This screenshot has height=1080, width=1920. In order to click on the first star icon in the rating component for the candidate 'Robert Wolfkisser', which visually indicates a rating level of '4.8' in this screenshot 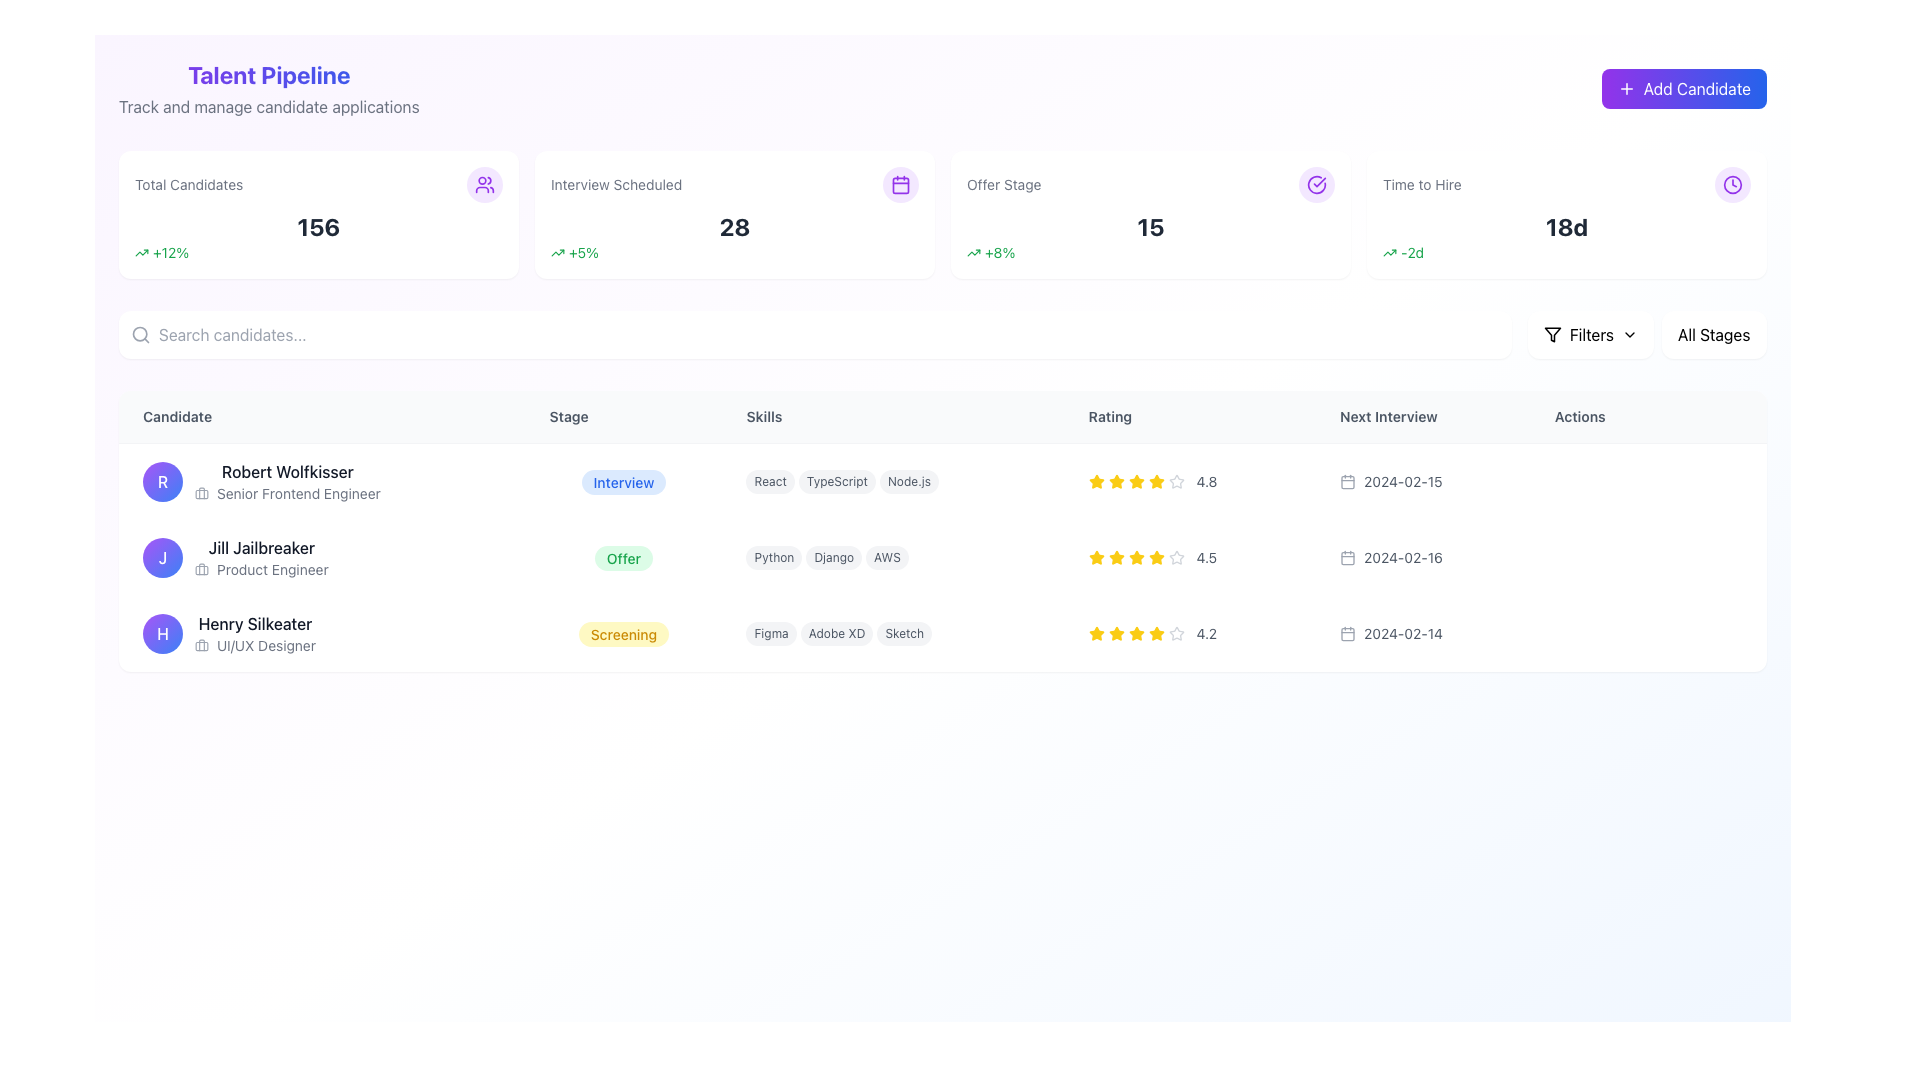, I will do `click(1095, 482)`.